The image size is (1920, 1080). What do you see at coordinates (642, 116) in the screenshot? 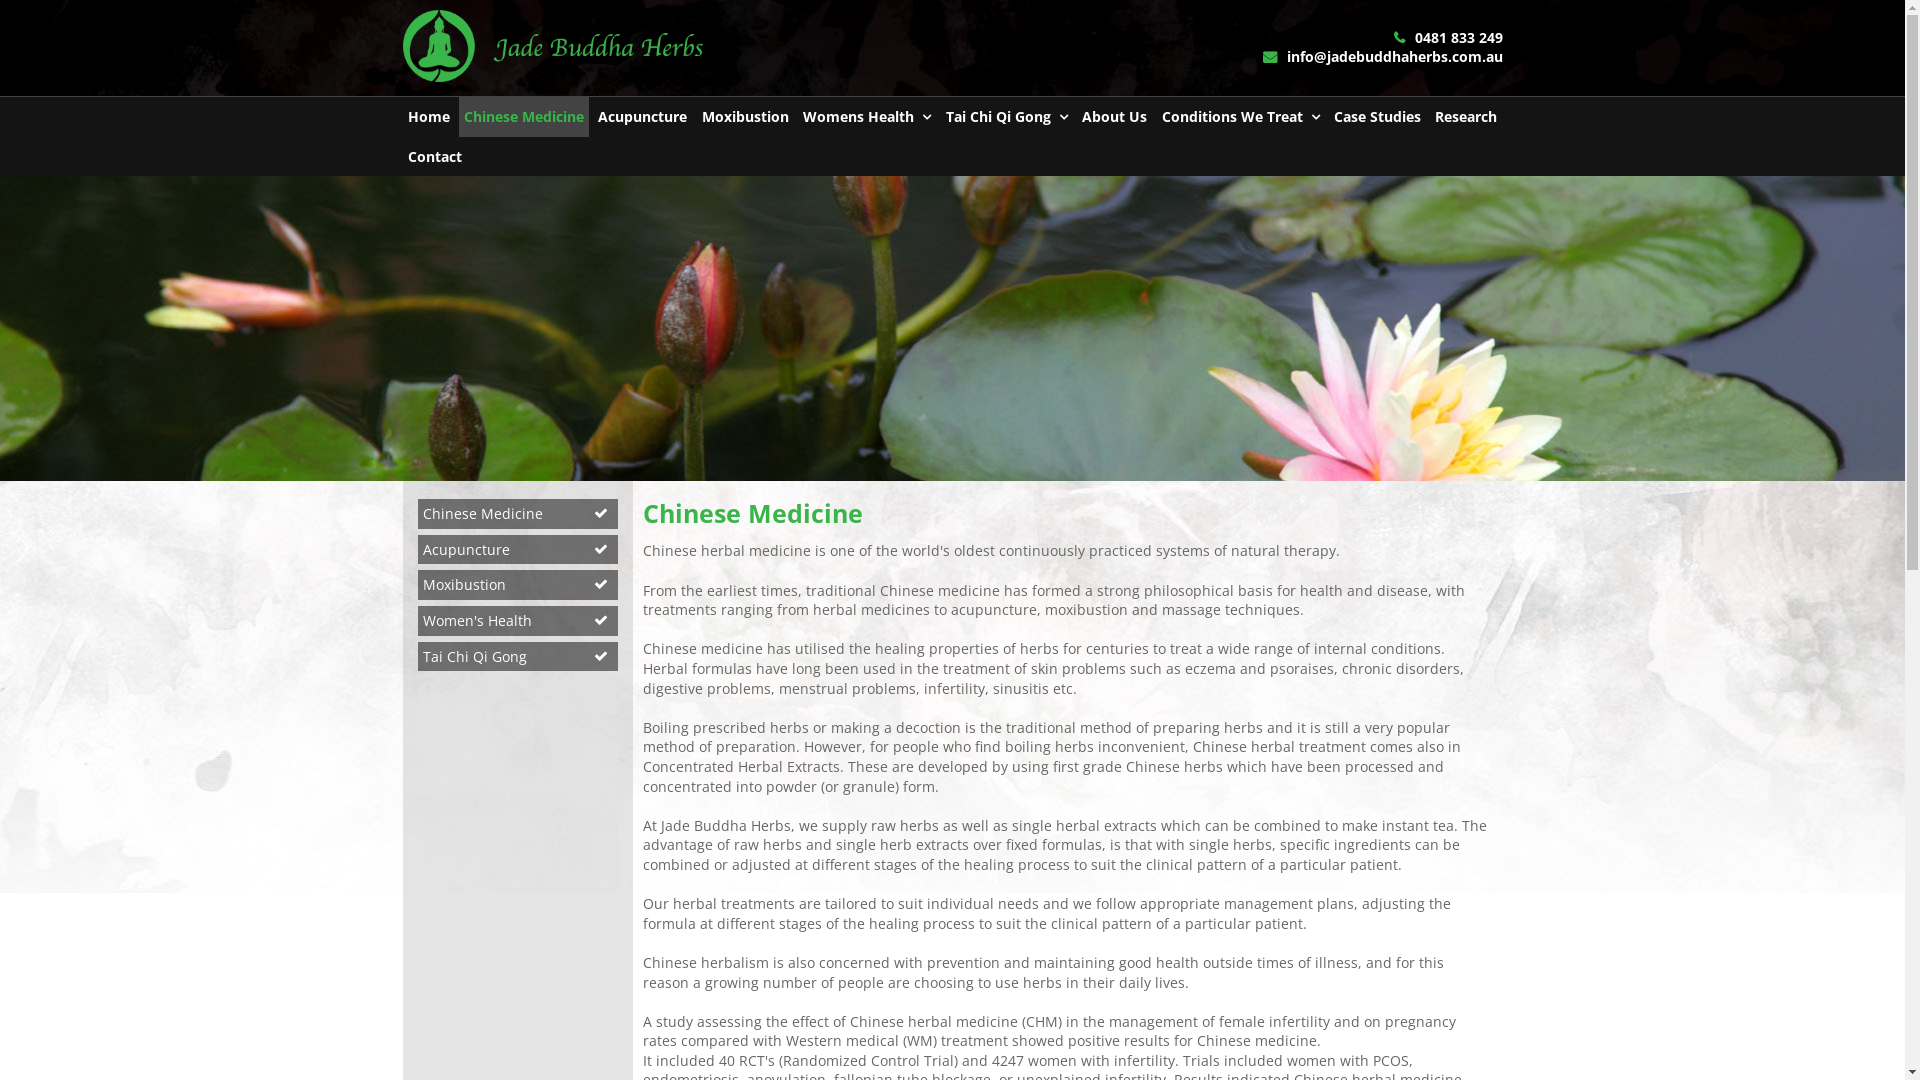
I see `'Acupuncture'` at bounding box center [642, 116].